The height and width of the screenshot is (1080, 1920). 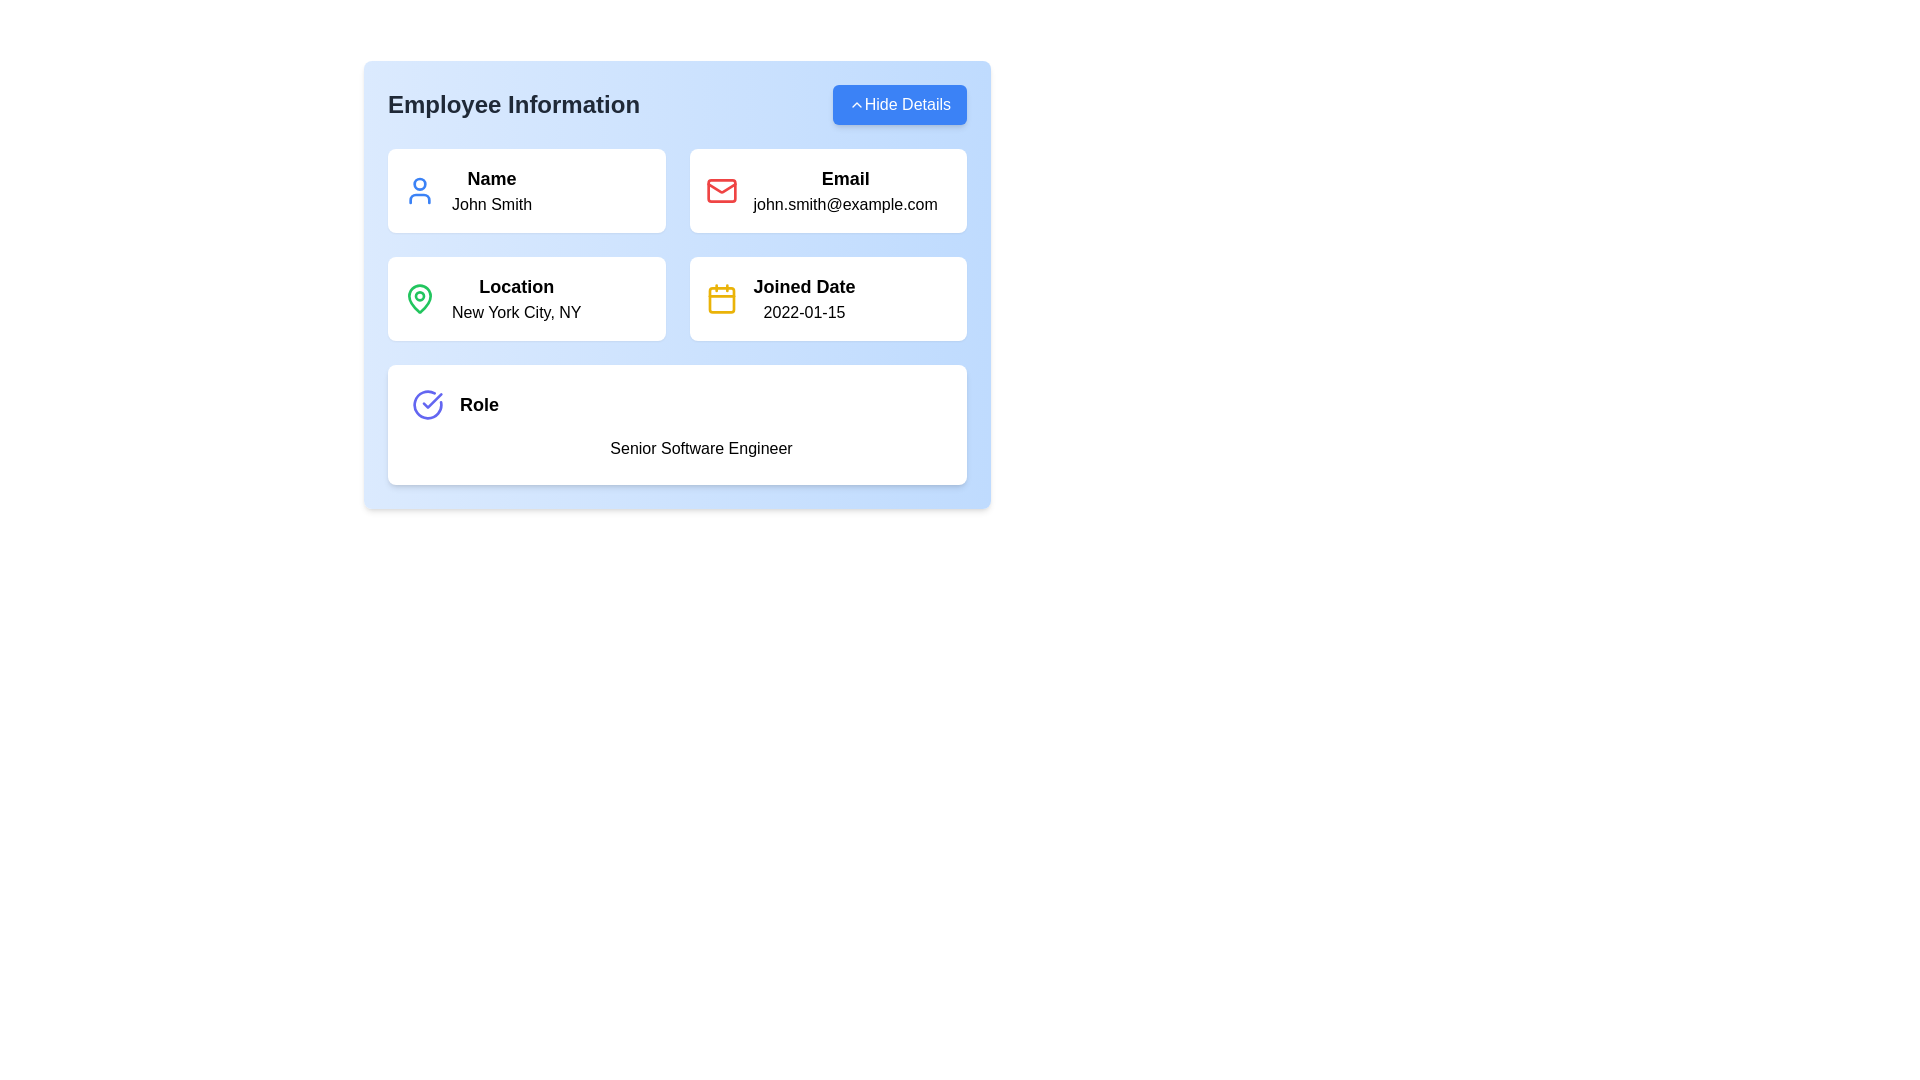 I want to click on the text display element that provides geographic location information about the associated individual, located in the second row, first column of the grid layout, below the 'Name' section, so click(x=516, y=299).